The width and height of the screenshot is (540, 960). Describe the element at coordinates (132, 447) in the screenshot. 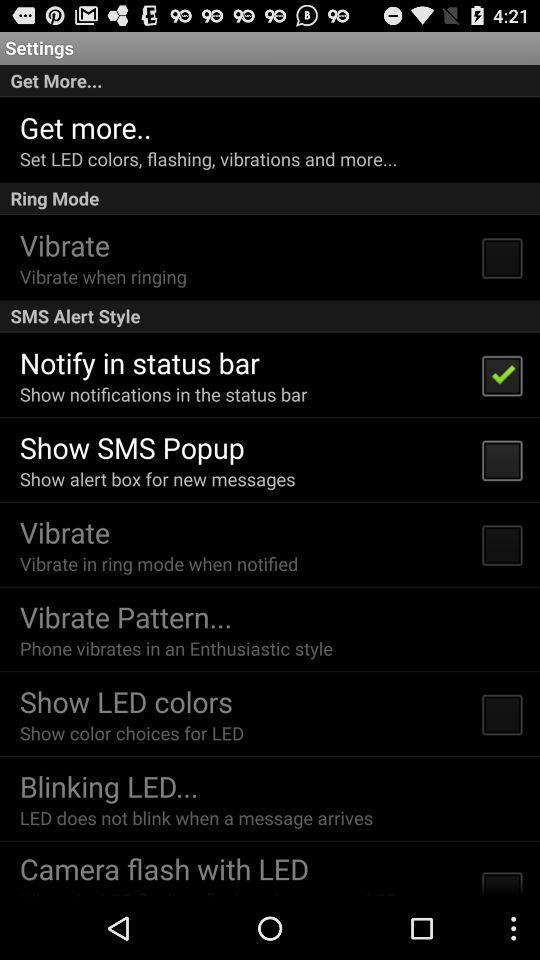

I see `the item below show notifications in icon` at that location.